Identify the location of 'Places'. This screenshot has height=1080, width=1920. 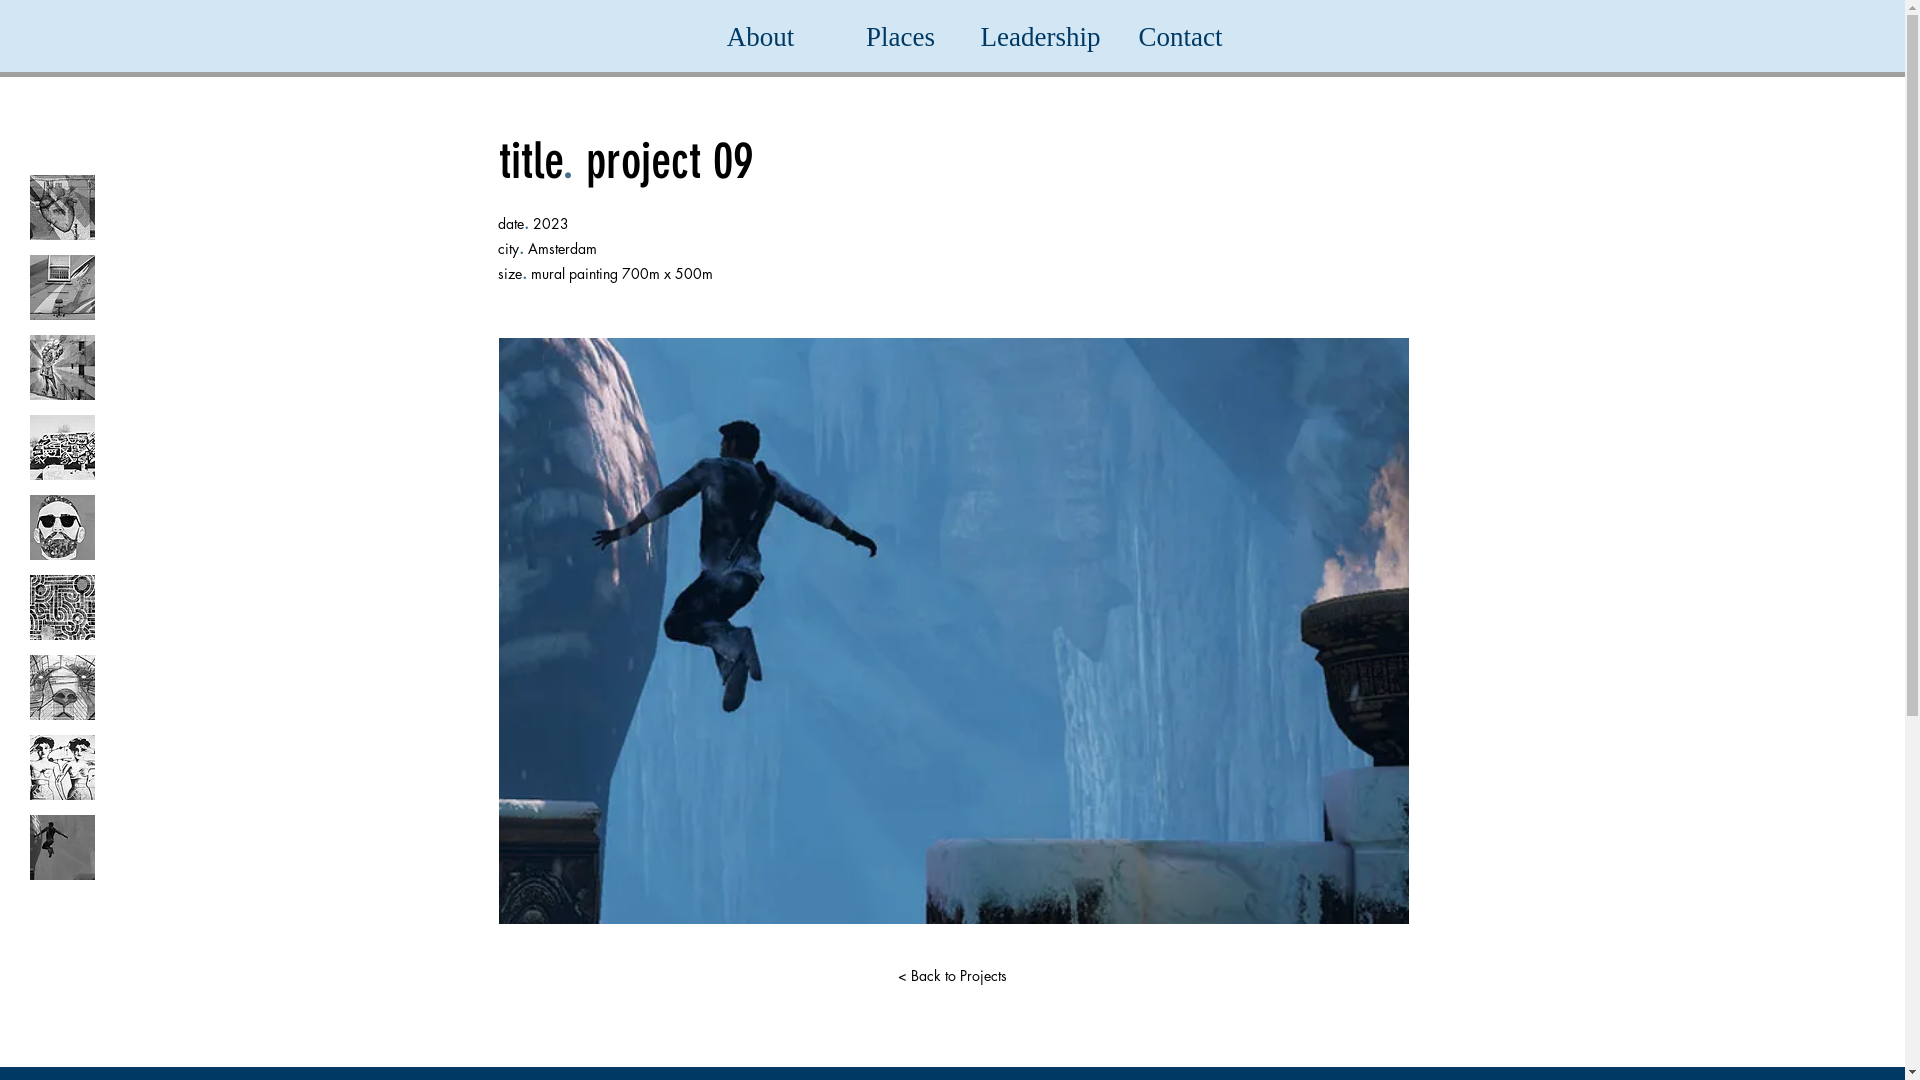
(899, 37).